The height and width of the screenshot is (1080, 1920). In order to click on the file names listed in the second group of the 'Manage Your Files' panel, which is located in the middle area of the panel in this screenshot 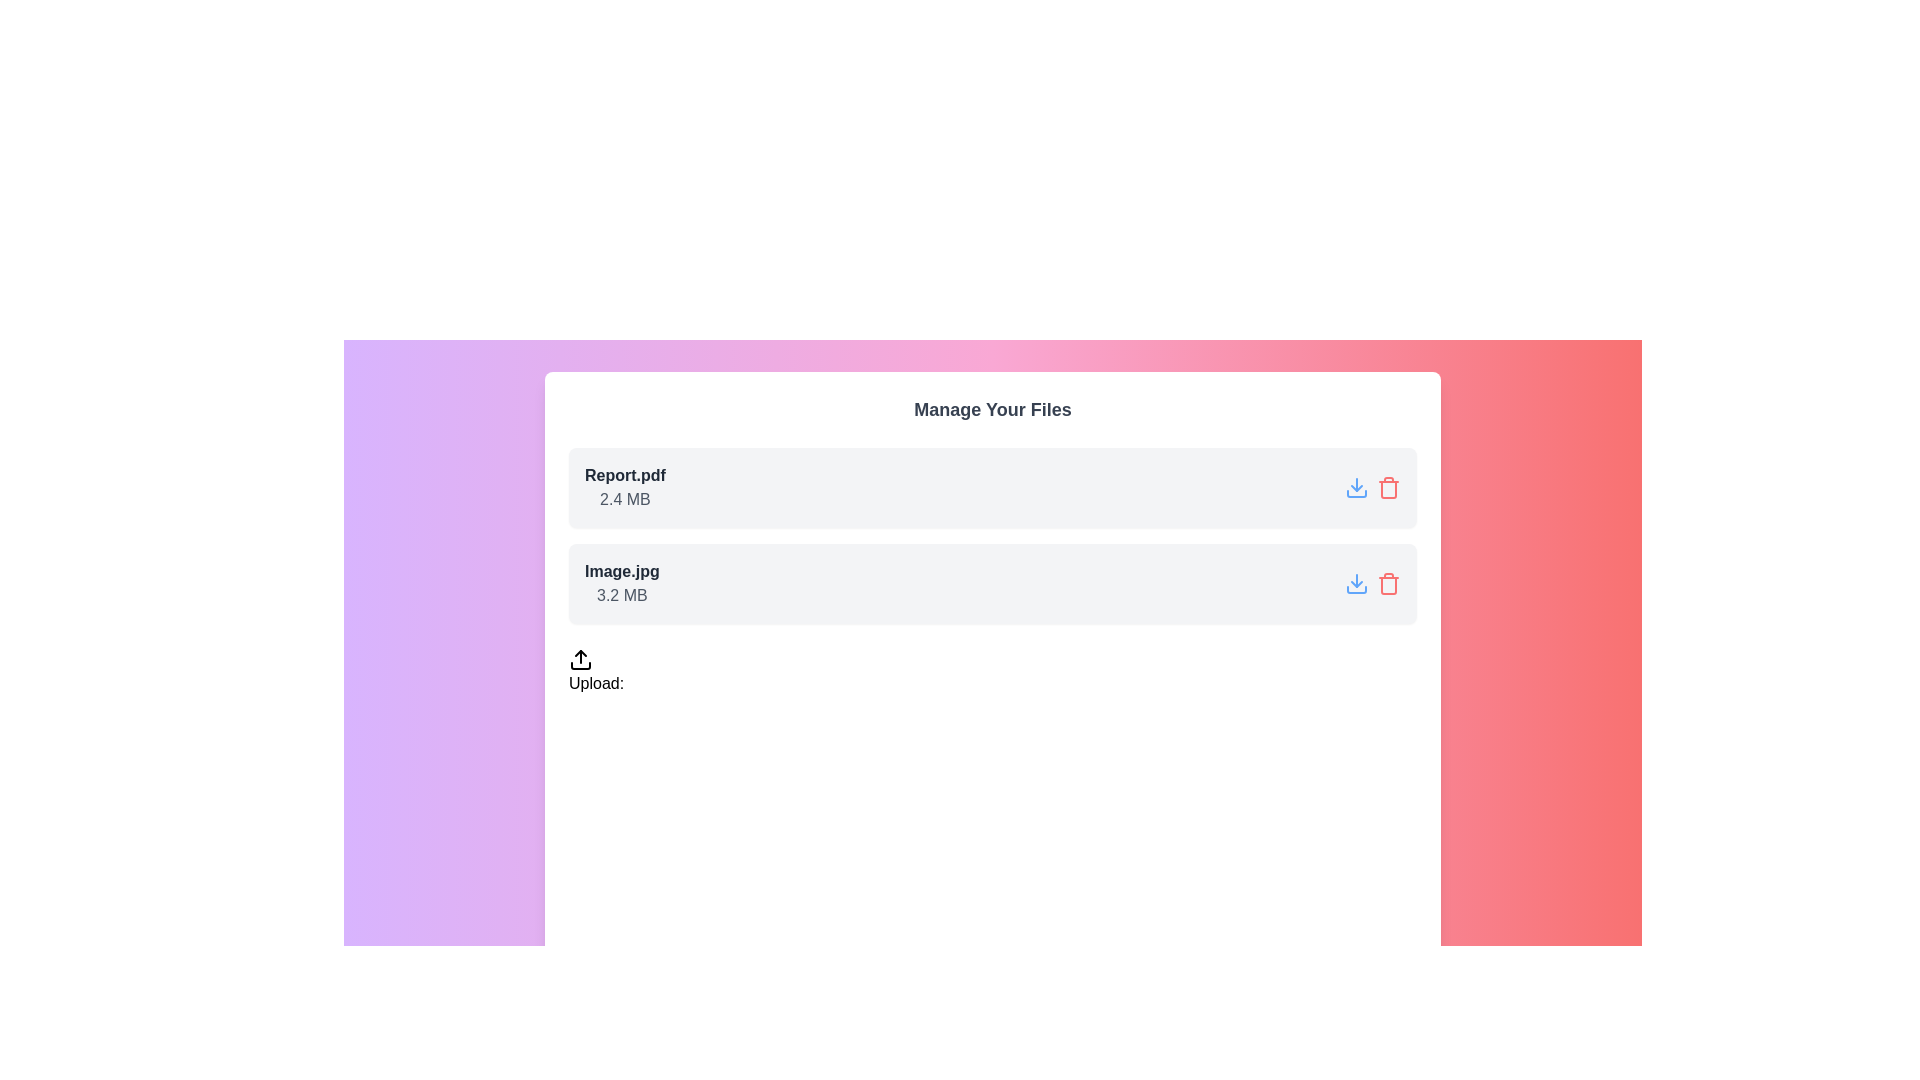, I will do `click(993, 535)`.